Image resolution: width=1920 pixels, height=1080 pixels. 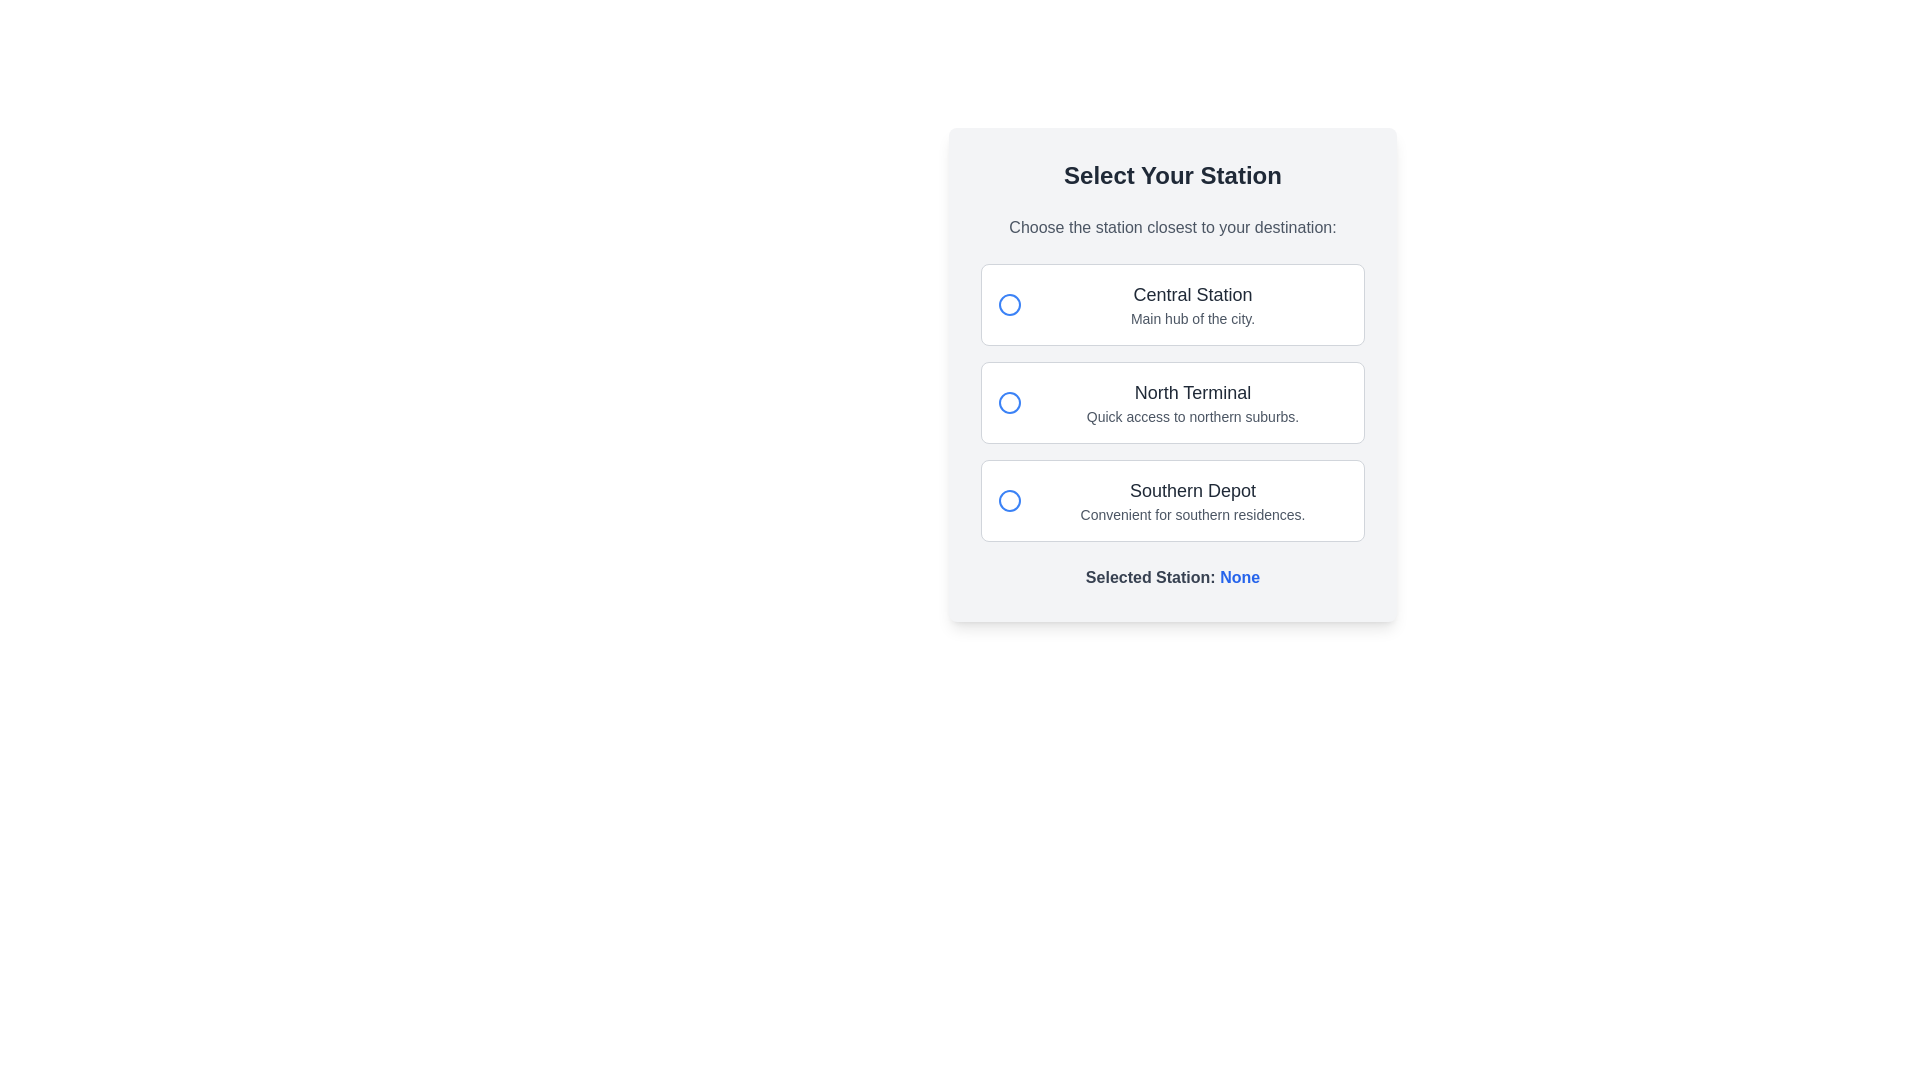 What do you see at coordinates (1009, 500) in the screenshot?
I see `the circular radio button for 'Southern Depot'` at bounding box center [1009, 500].